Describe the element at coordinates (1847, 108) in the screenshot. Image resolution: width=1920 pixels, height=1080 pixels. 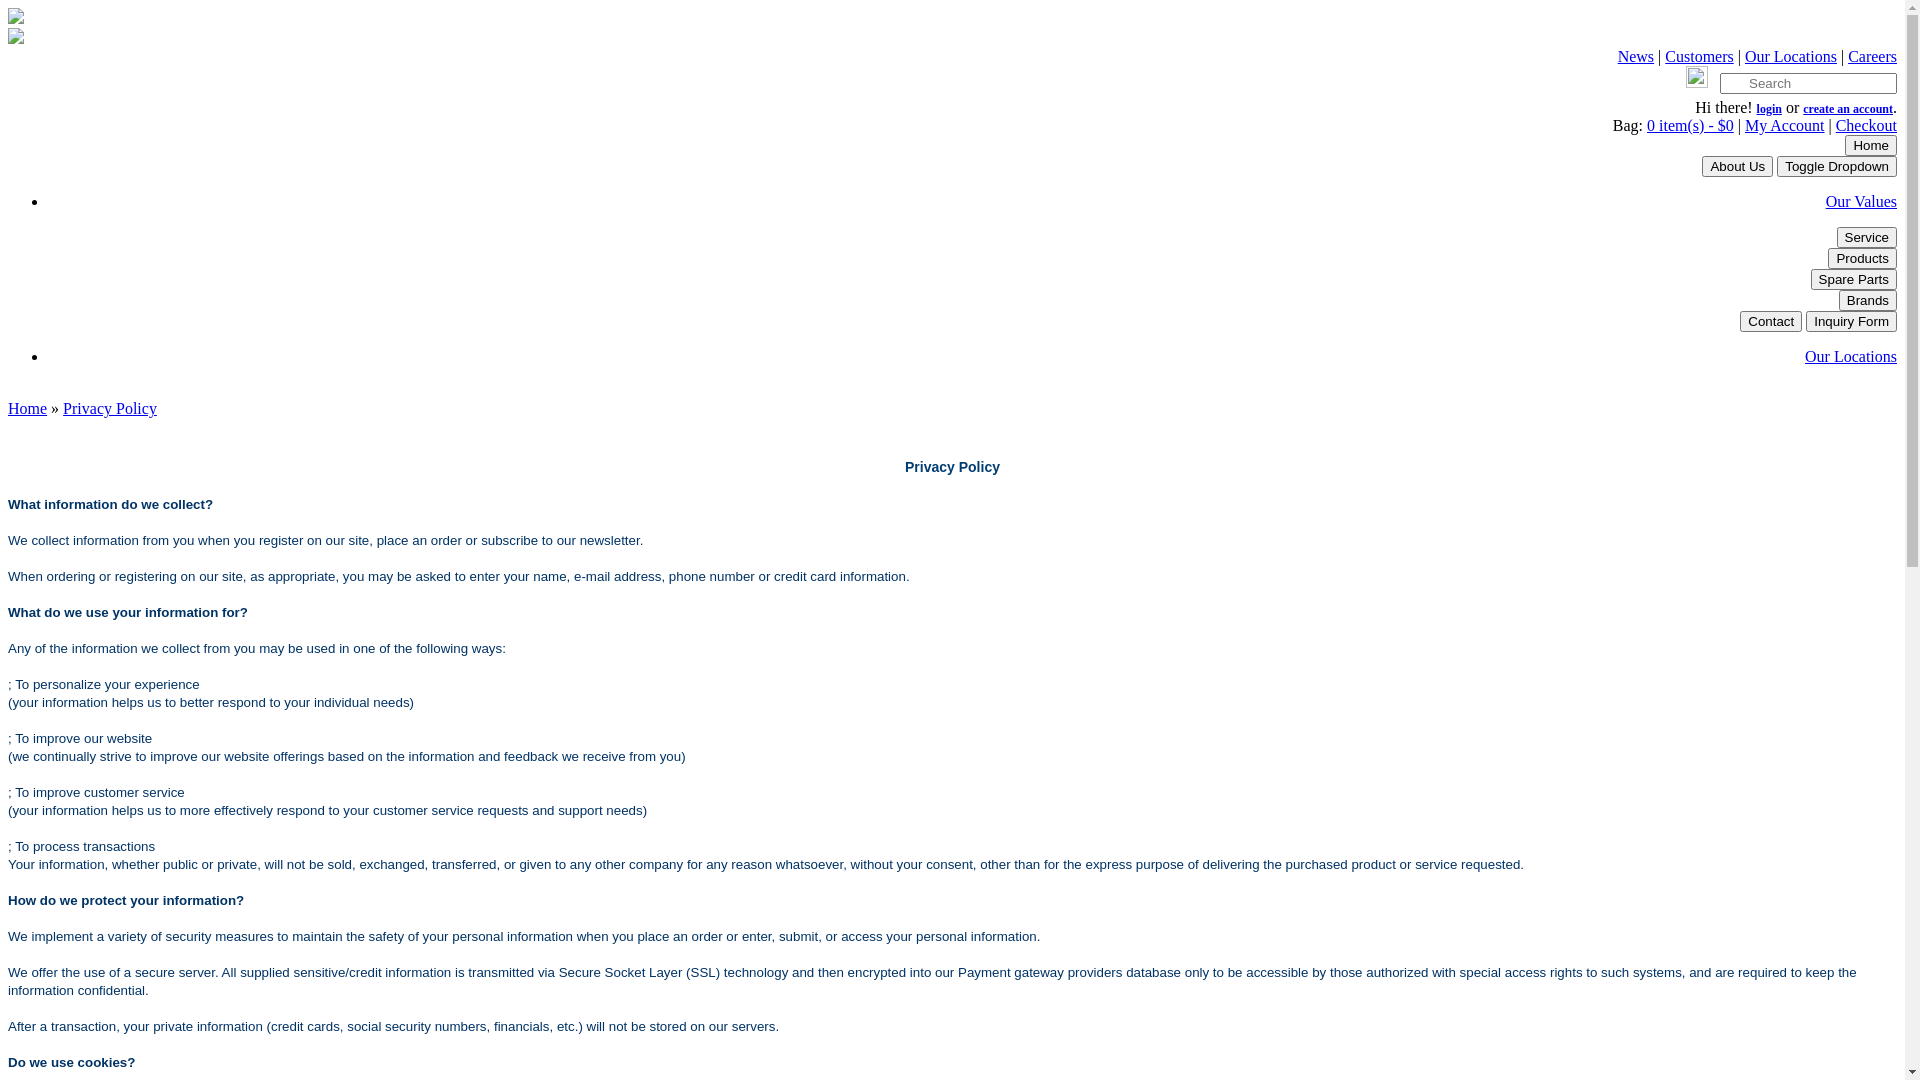
I see `'create an account'` at that location.